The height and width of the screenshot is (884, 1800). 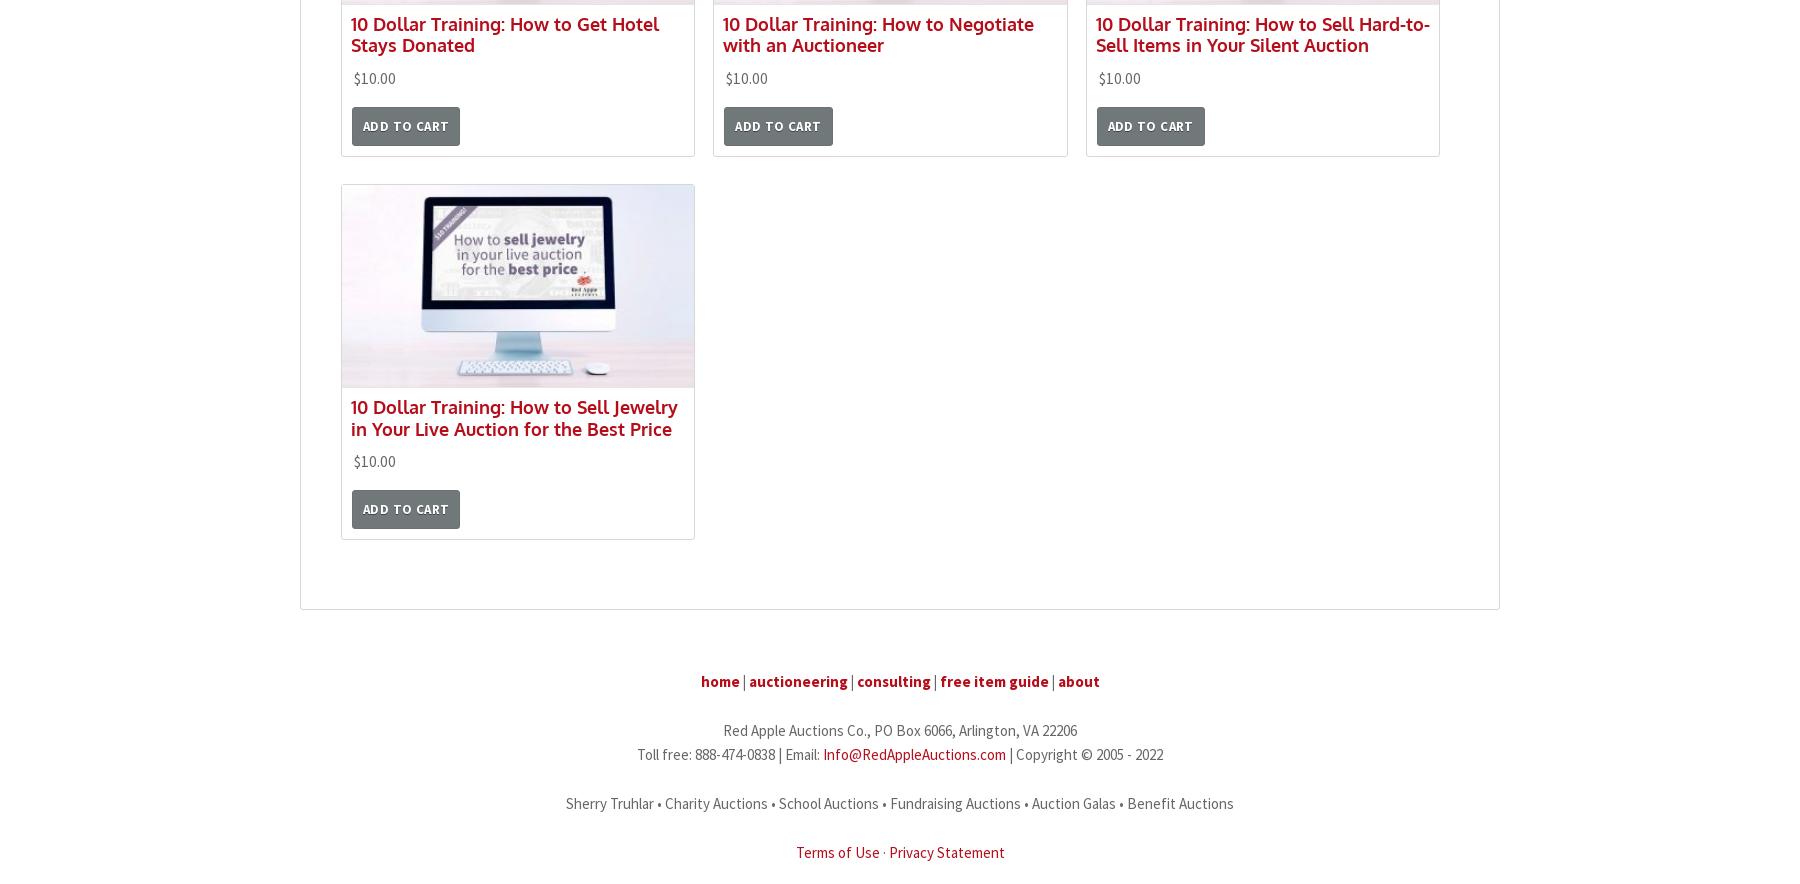 What do you see at coordinates (1078, 680) in the screenshot?
I see `'about'` at bounding box center [1078, 680].